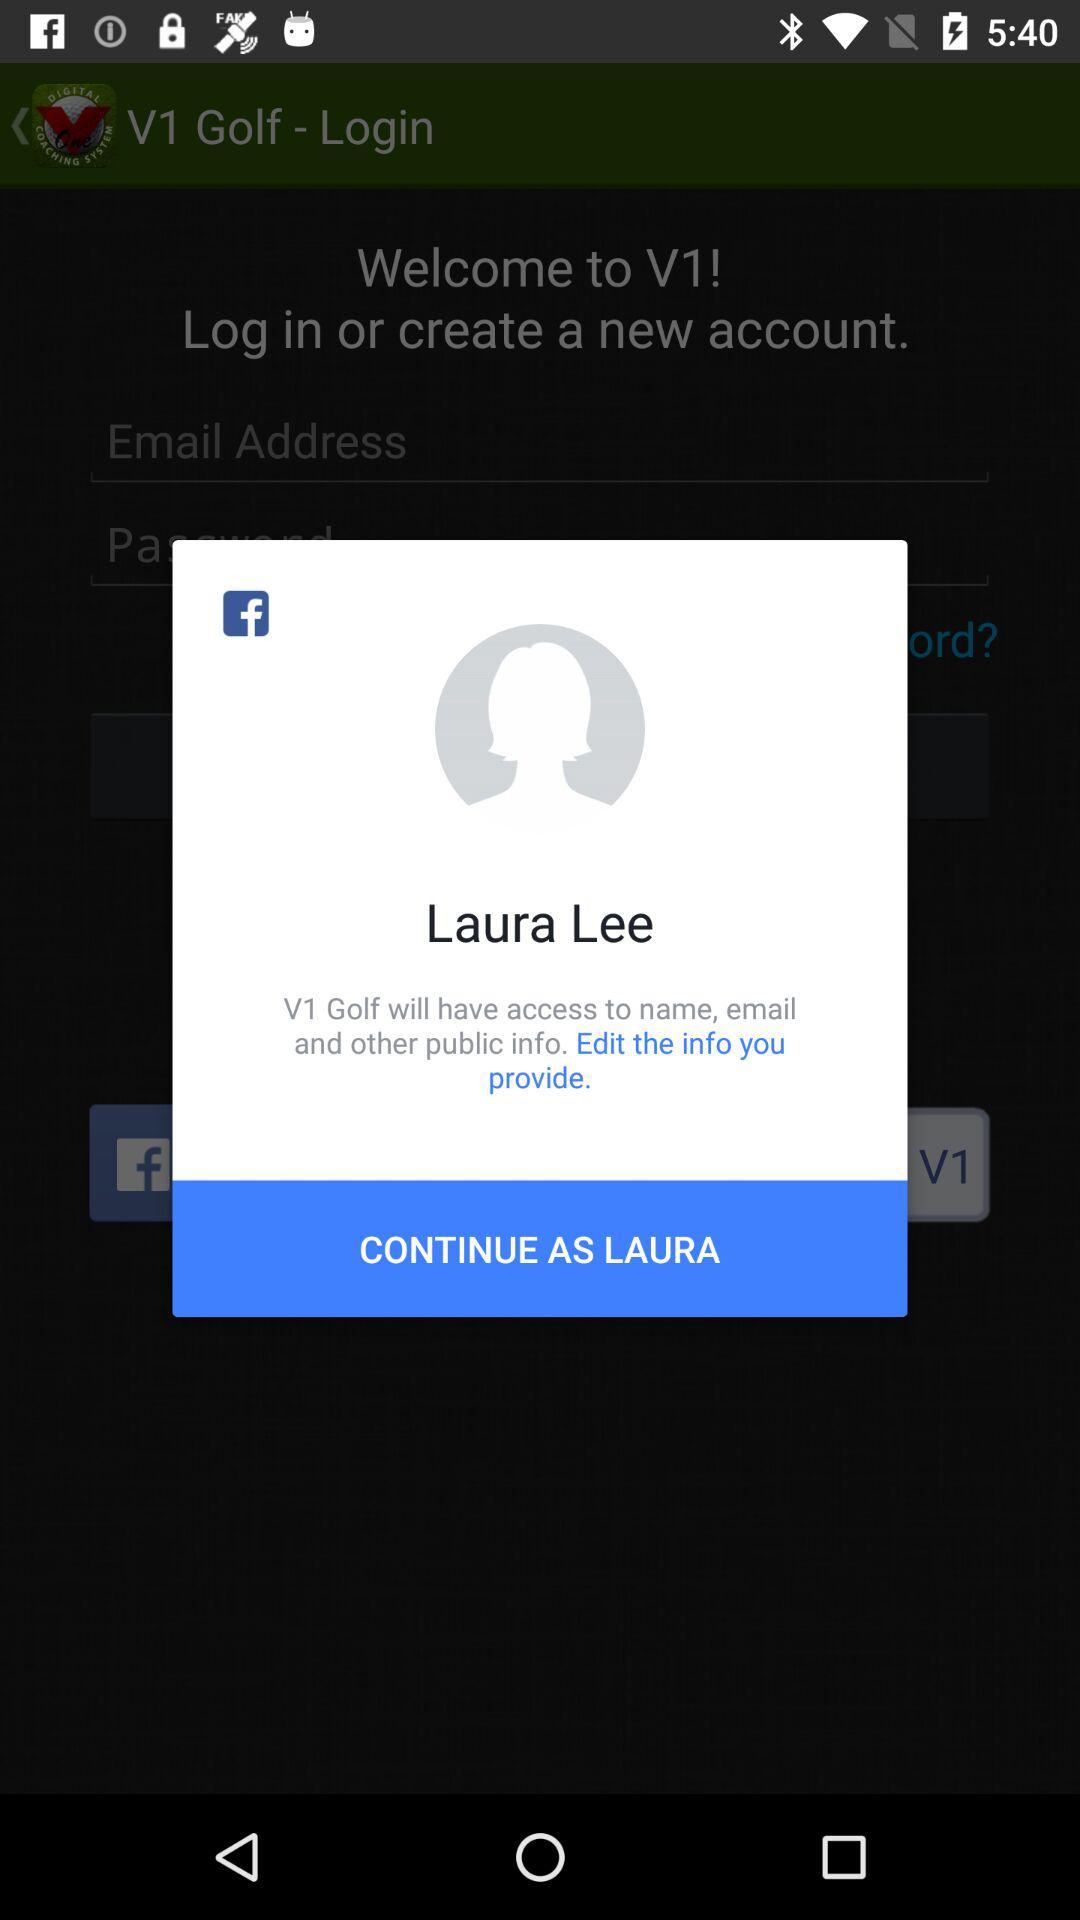 The height and width of the screenshot is (1920, 1080). Describe the element at coordinates (540, 1041) in the screenshot. I see `the item below laura lee icon` at that location.